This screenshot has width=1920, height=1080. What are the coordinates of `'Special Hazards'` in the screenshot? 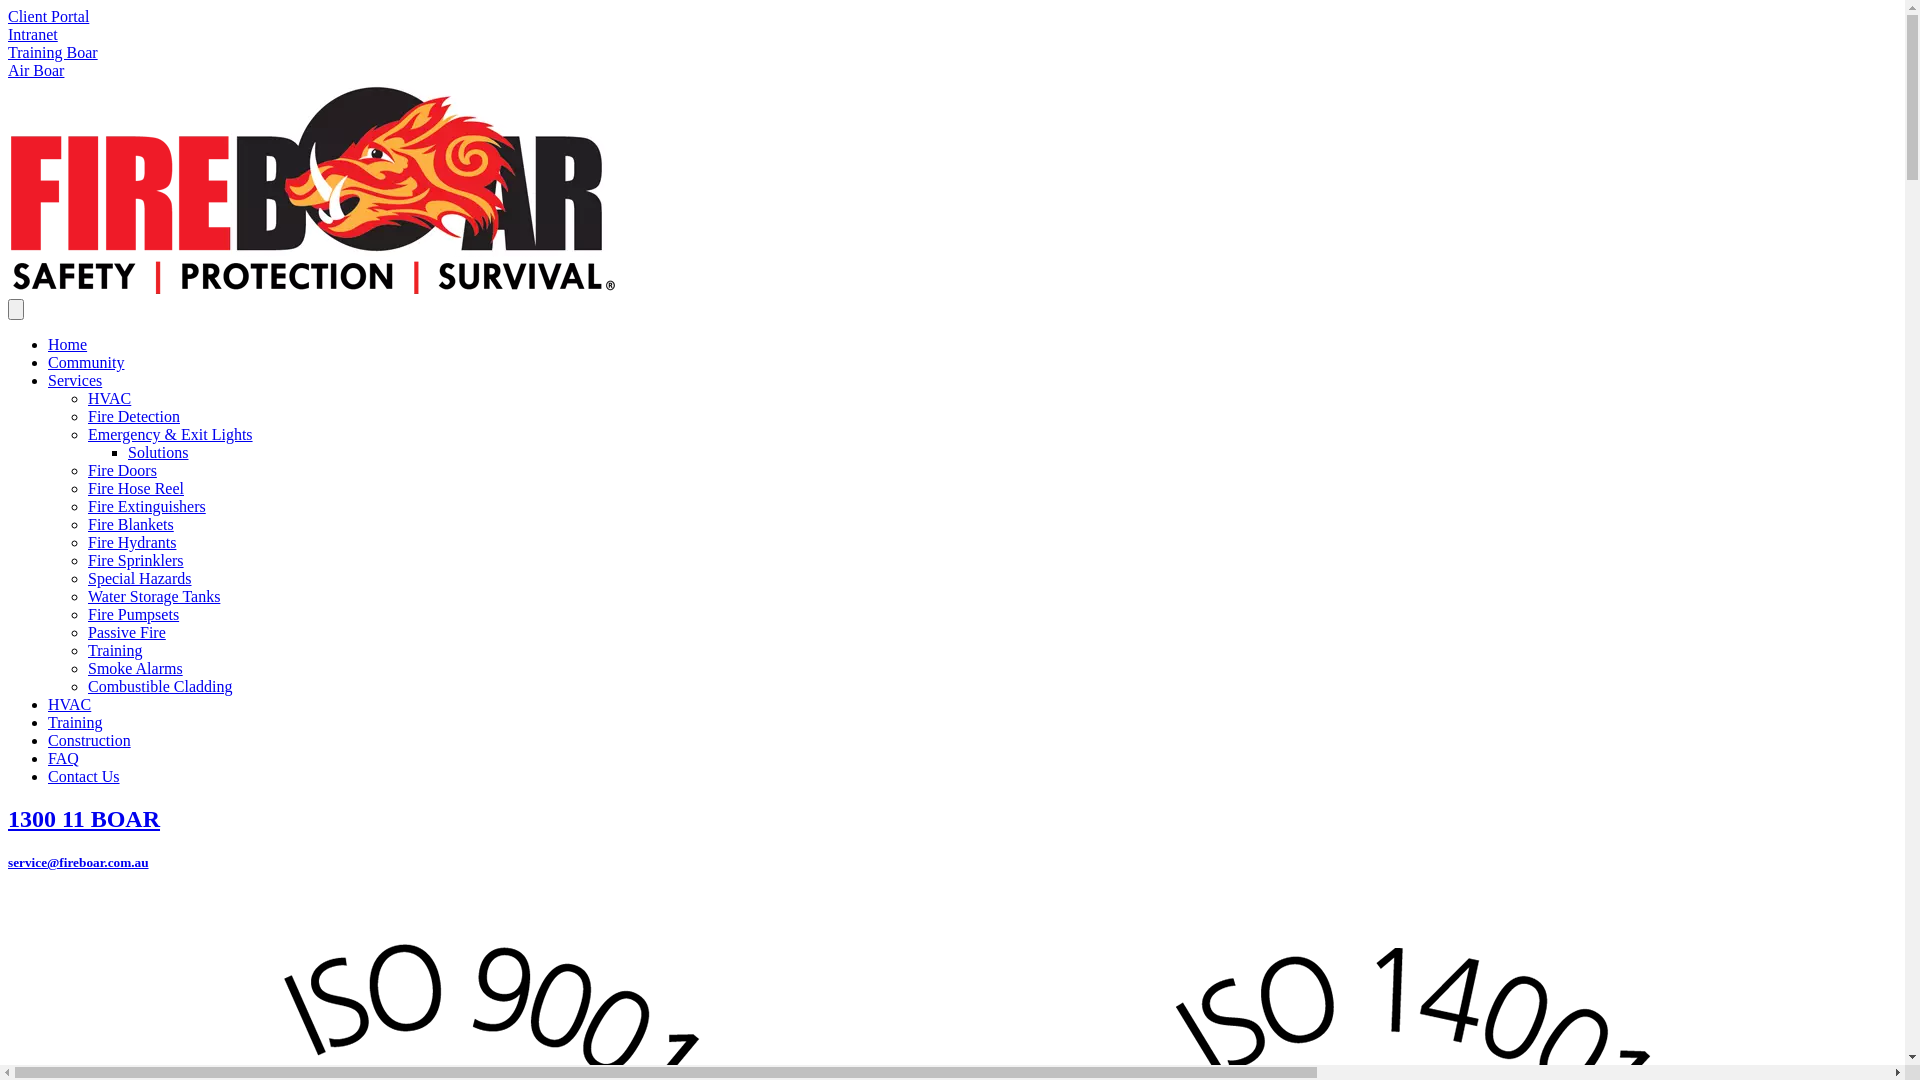 It's located at (138, 578).